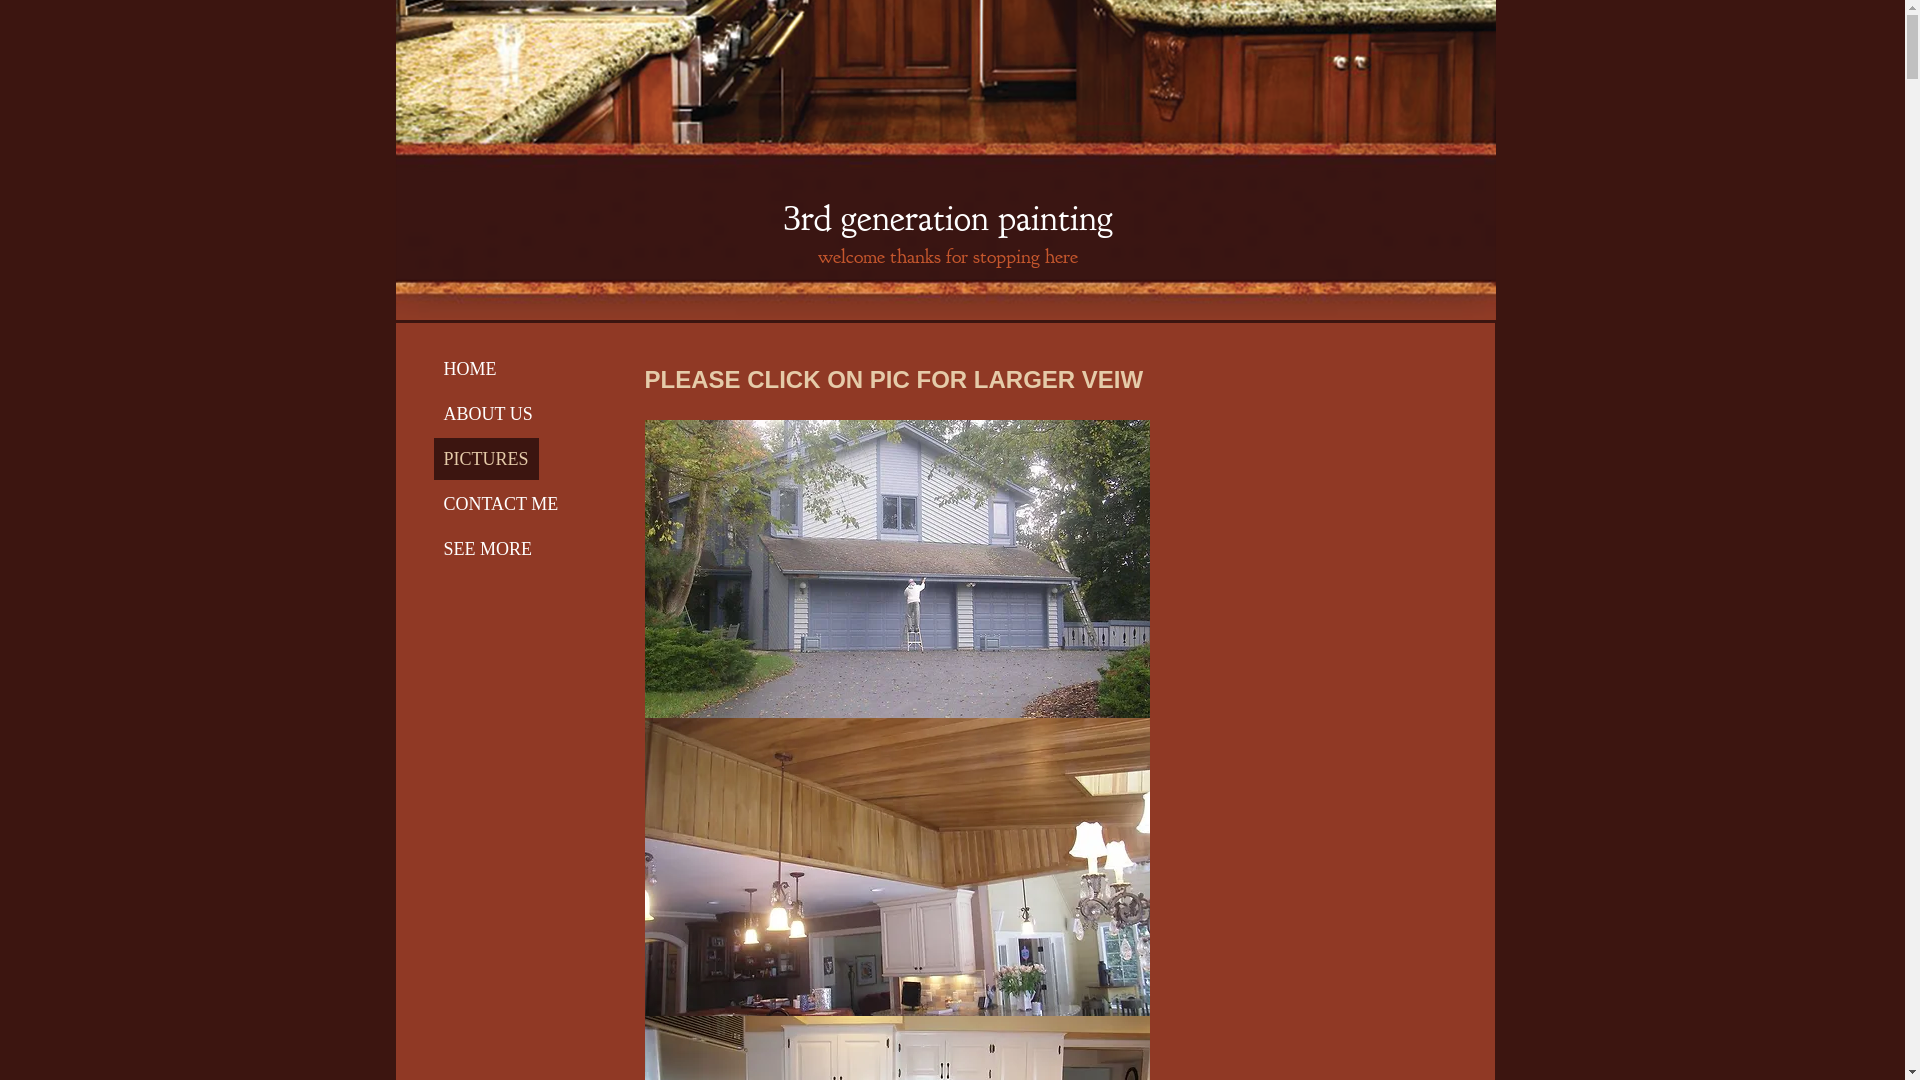  Describe the element at coordinates (432, 412) in the screenshot. I see `'ABOUT US'` at that location.